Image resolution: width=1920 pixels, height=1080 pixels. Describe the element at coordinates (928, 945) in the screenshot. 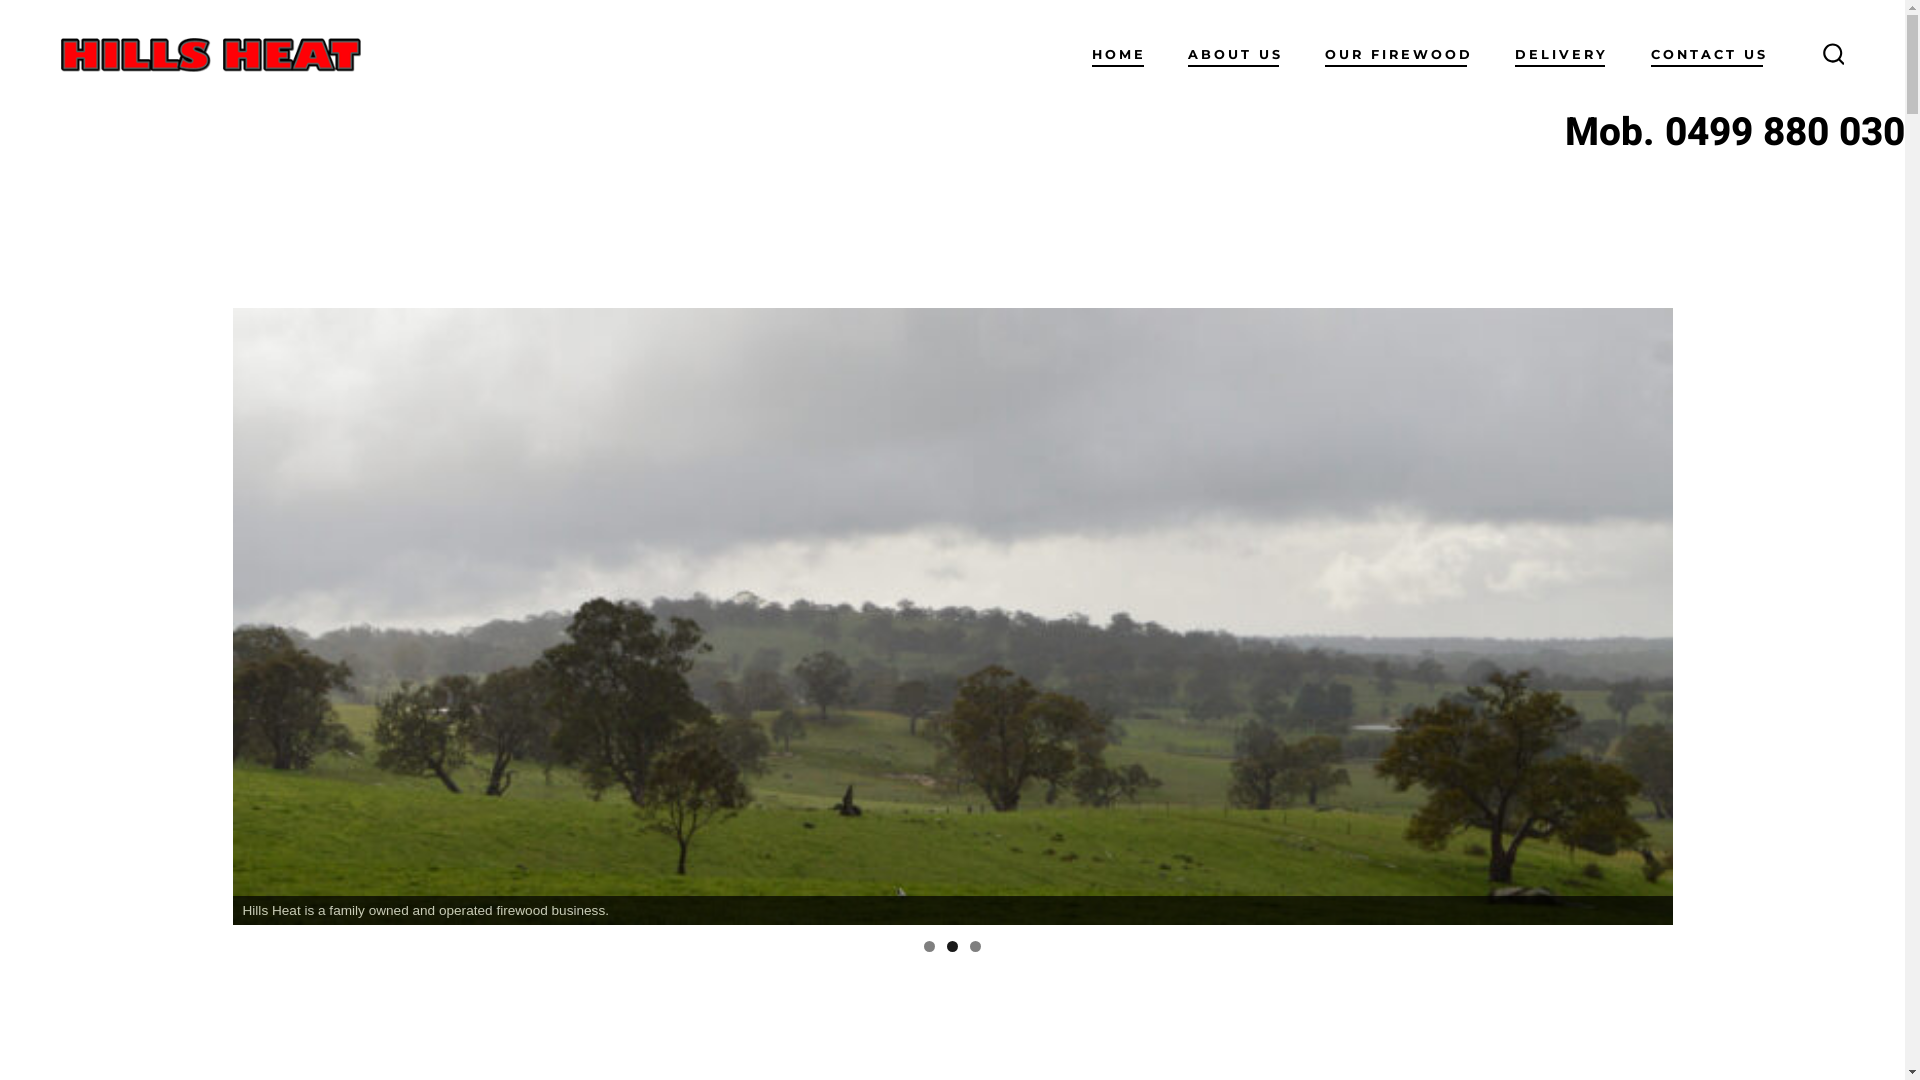

I see `'1'` at that location.